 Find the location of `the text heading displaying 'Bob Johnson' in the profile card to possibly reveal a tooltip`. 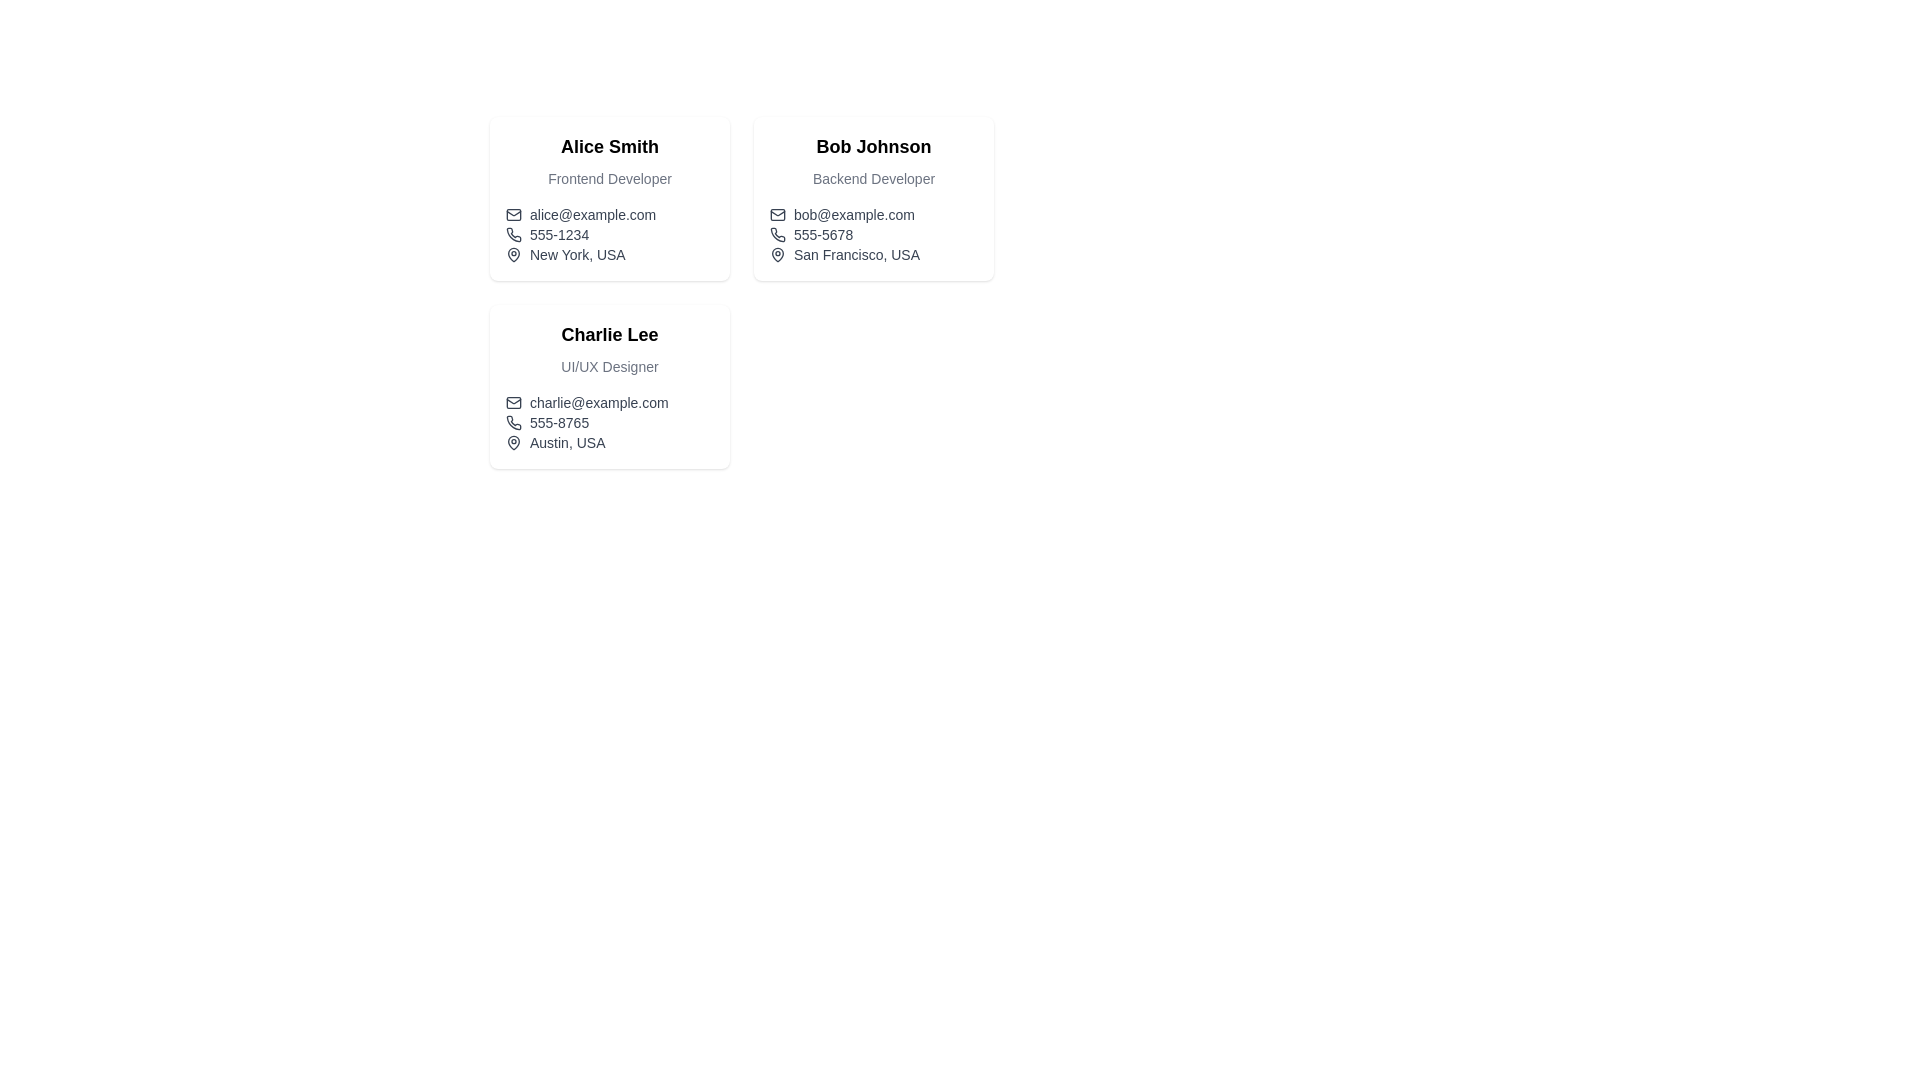

the text heading displaying 'Bob Johnson' in the profile card to possibly reveal a tooltip is located at coordinates (873, 145).